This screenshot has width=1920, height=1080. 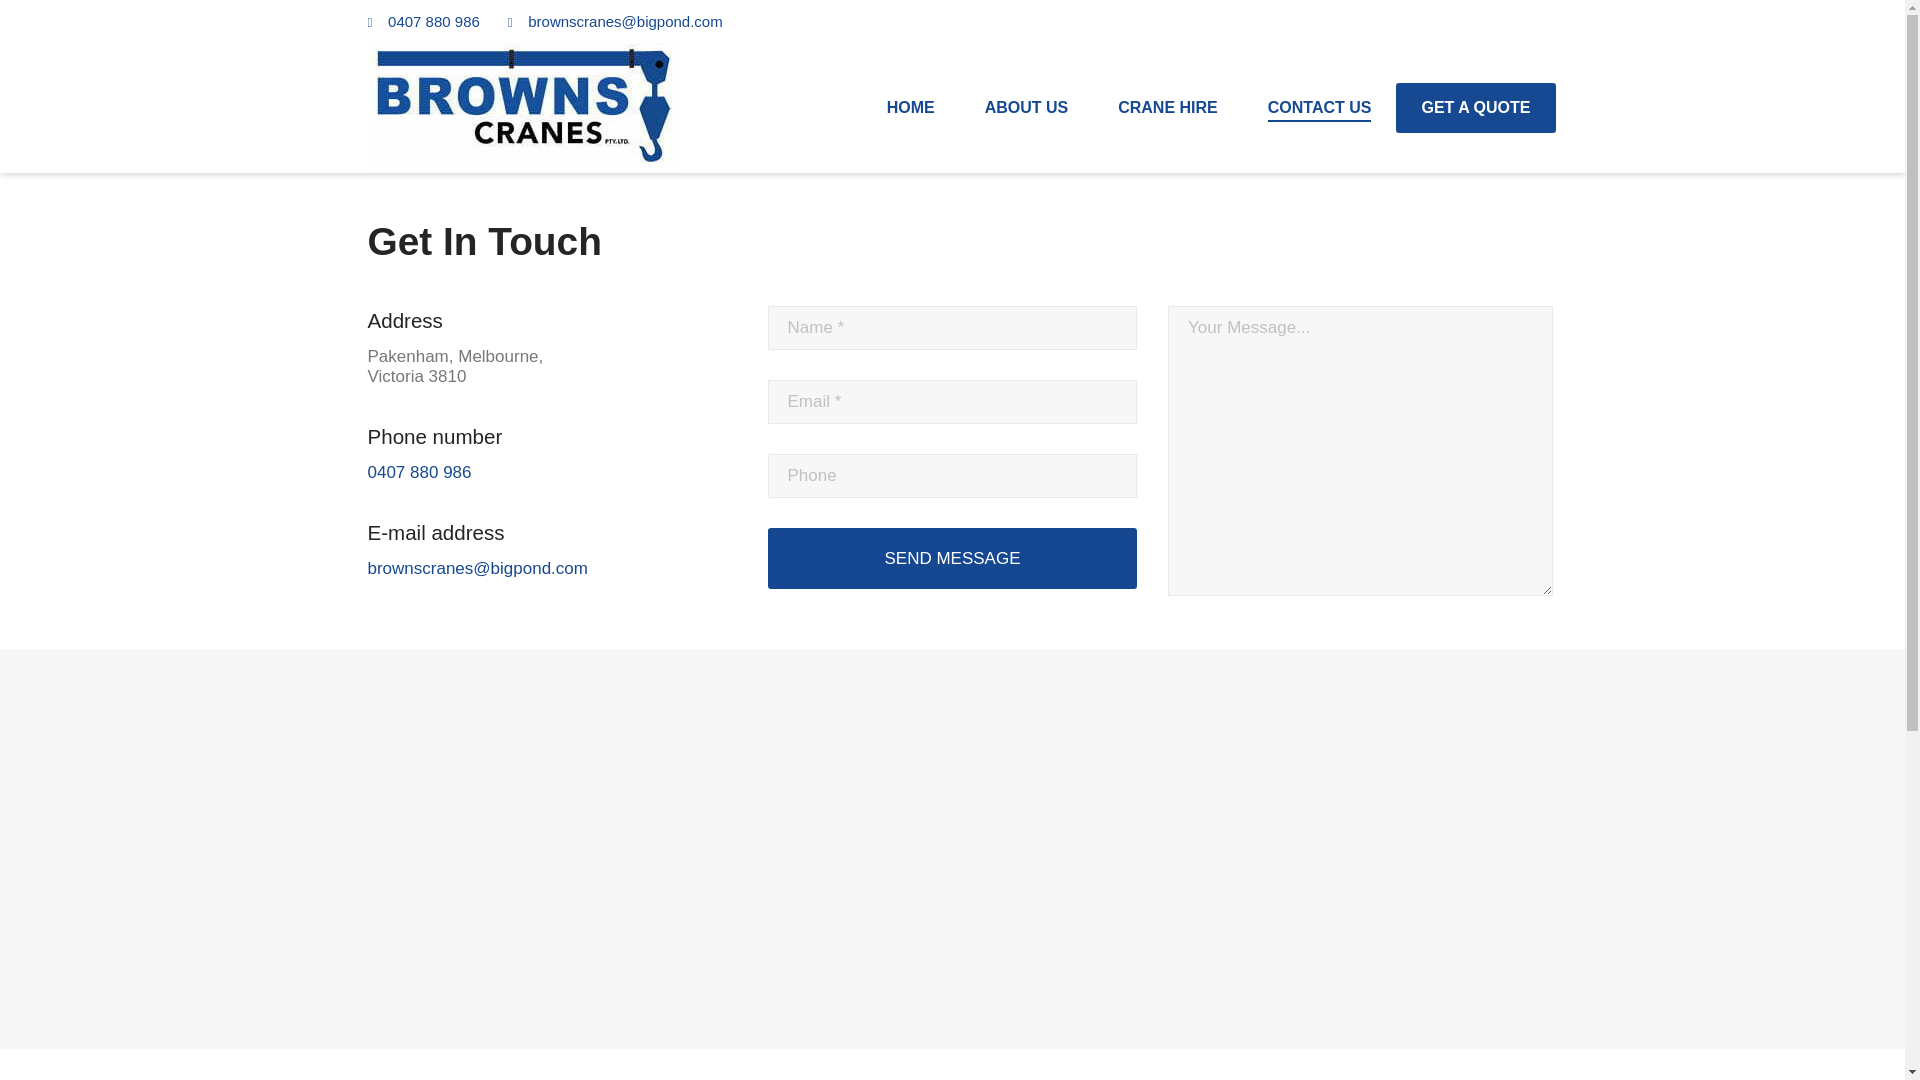 I want to click on 'CONTACT US', so click(x=1266, y=108).